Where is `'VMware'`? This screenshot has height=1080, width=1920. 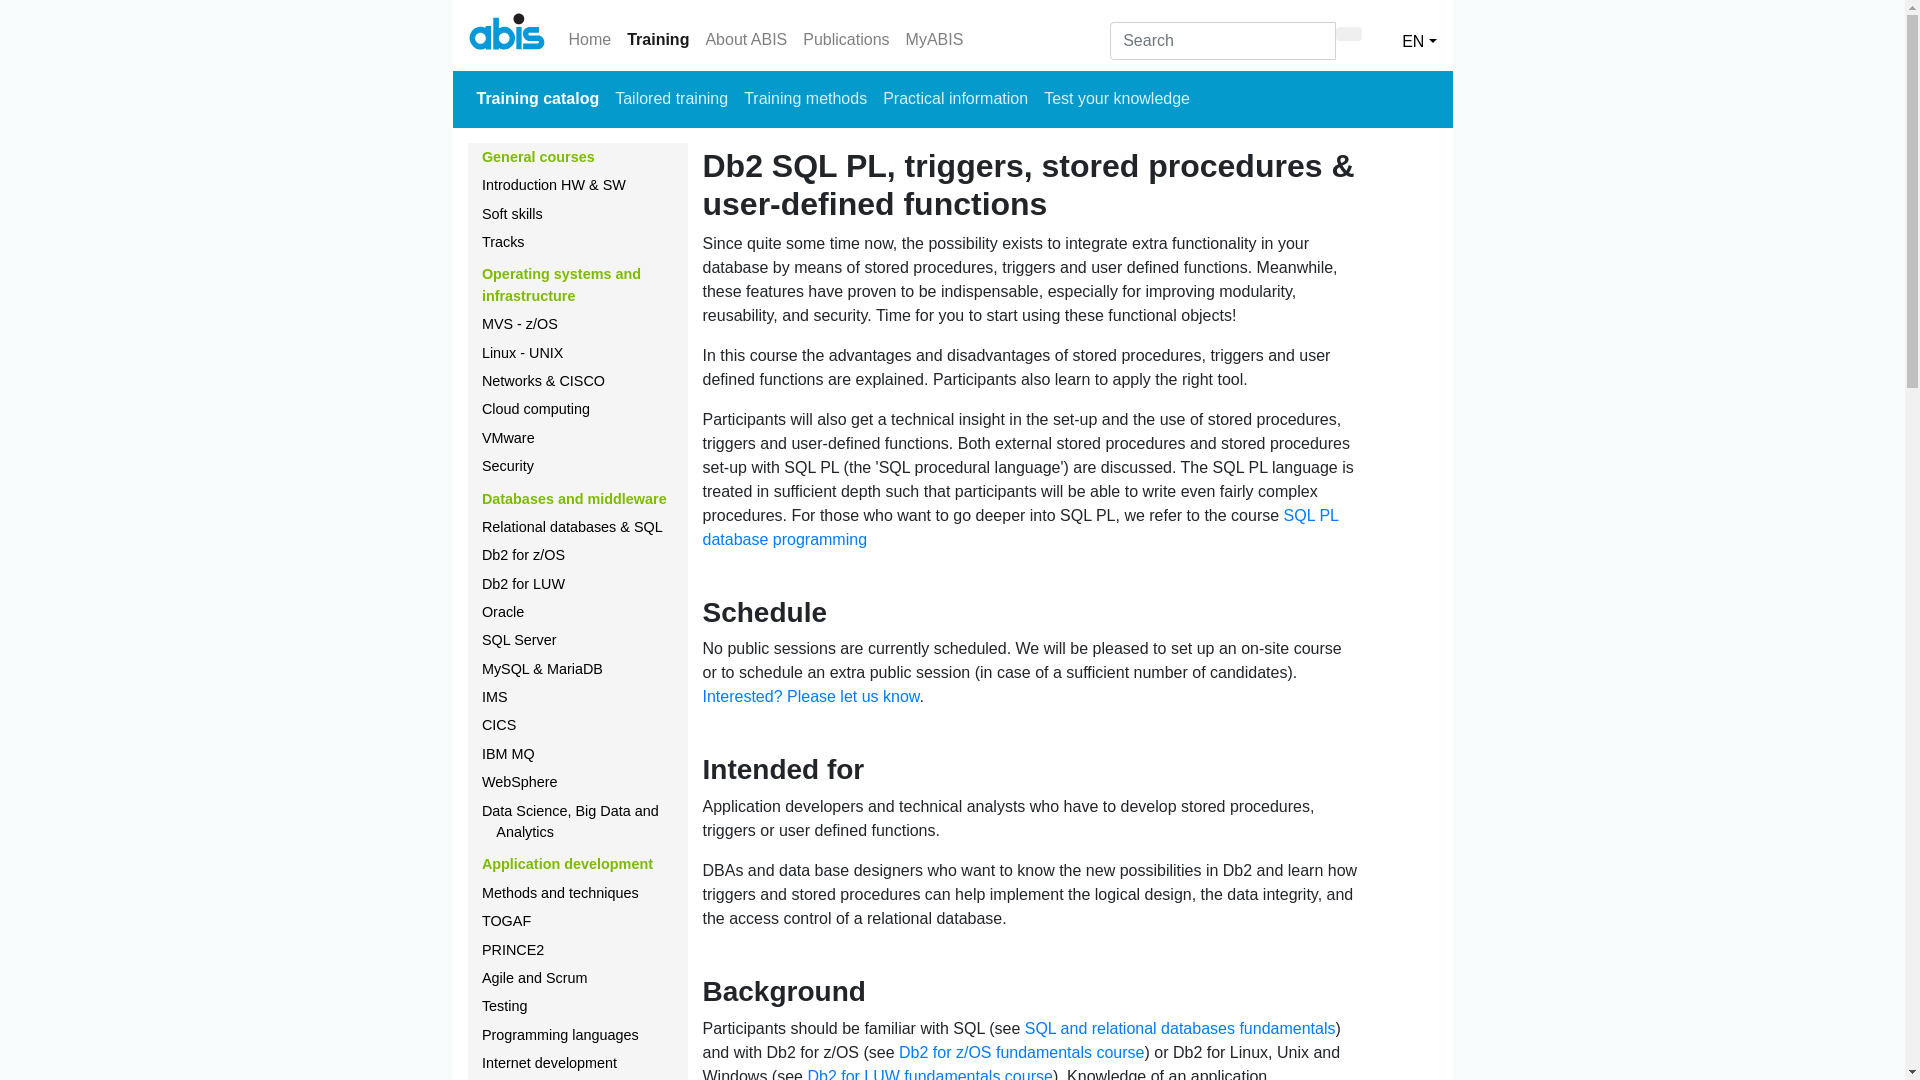 'VMware' is located at coordinates (508, 437).